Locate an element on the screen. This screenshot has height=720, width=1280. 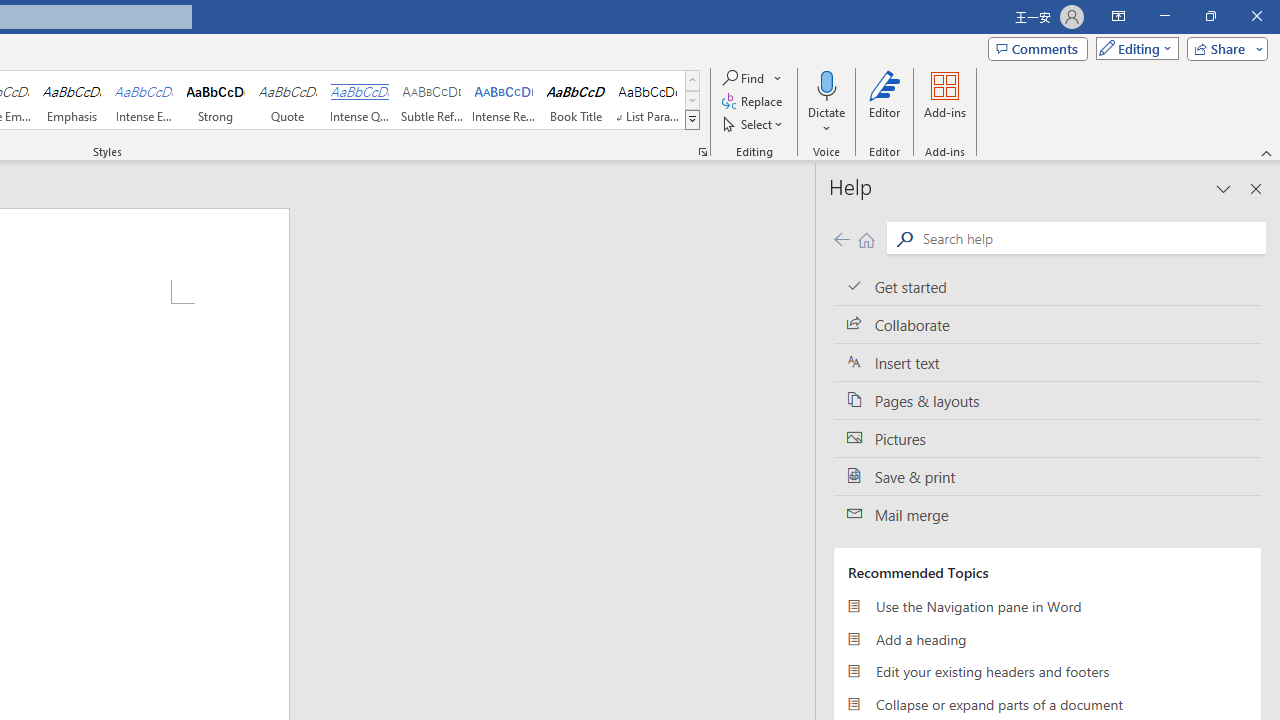
'Emphasis' is located at coordinates (71, 100).